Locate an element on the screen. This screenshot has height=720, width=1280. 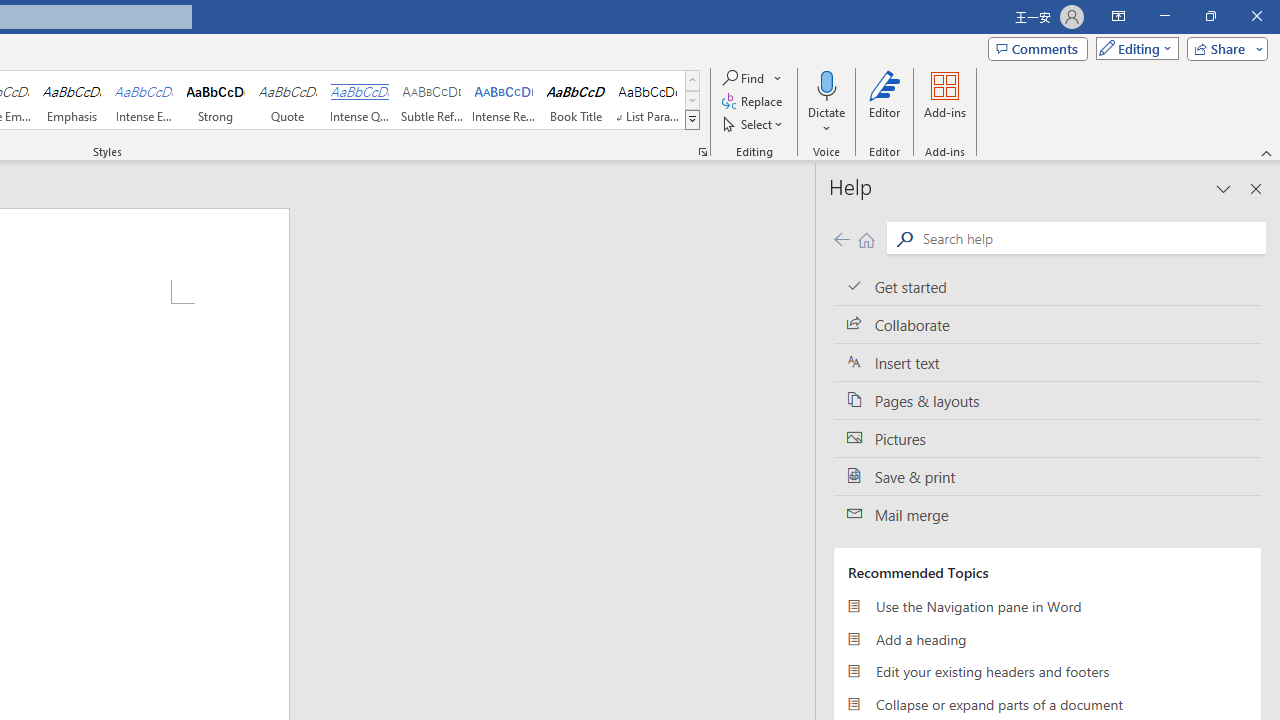
'Emphasis' is located at coordinates (71, 100).